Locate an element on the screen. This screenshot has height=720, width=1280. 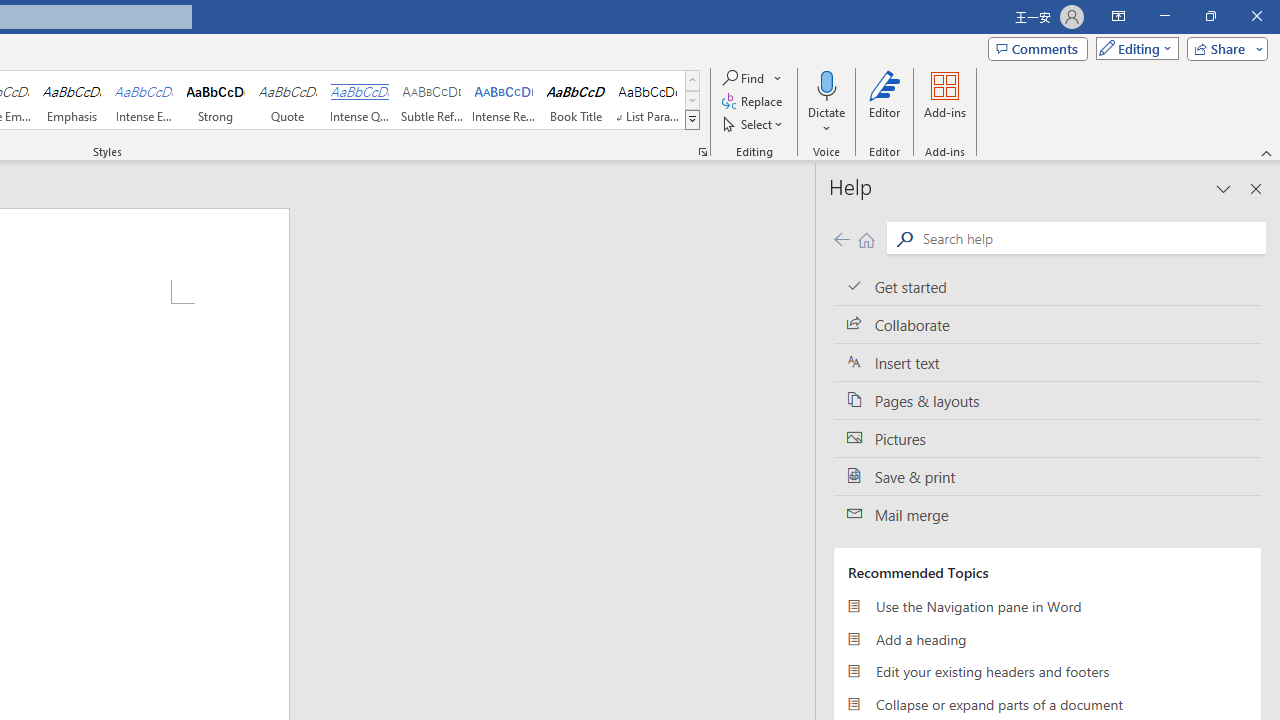
'Emphasis' is located at coordinates (71, 100).